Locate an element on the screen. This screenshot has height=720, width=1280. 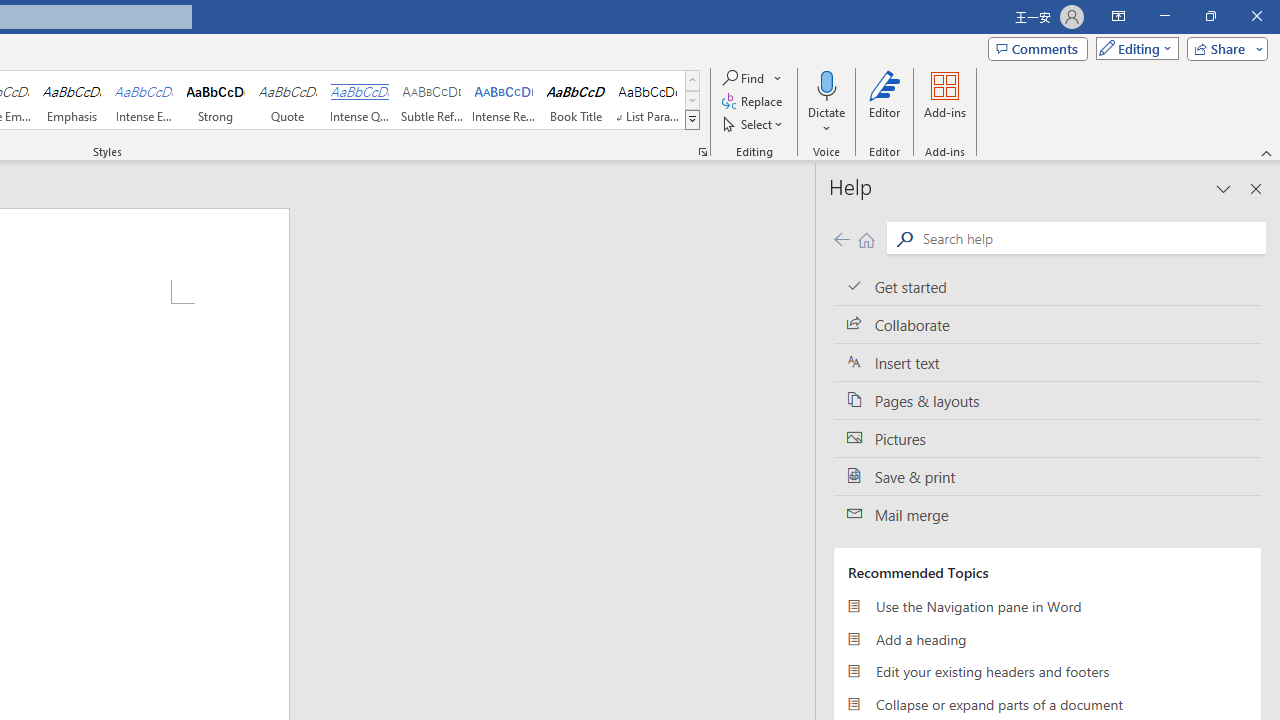
'Emphasis' is located at coordinates (71, 100).